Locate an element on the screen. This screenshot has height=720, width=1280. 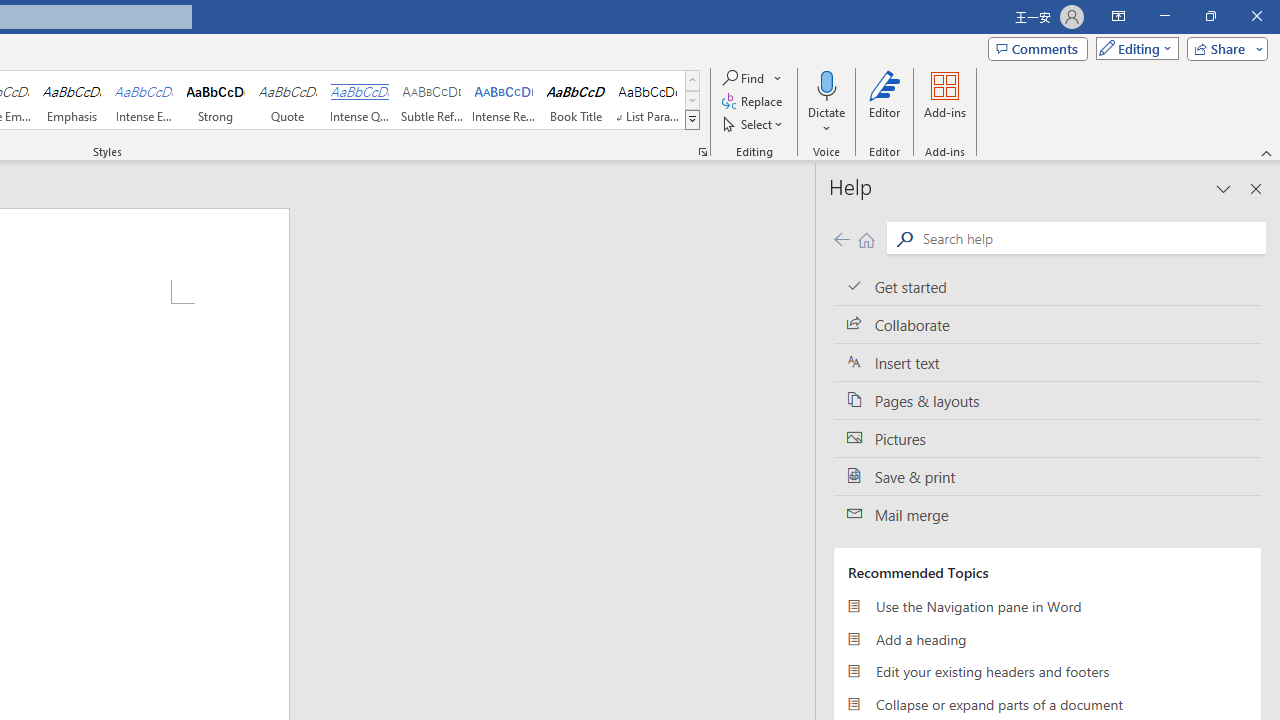
'Emphasis' is located at coordinates (71, 100).